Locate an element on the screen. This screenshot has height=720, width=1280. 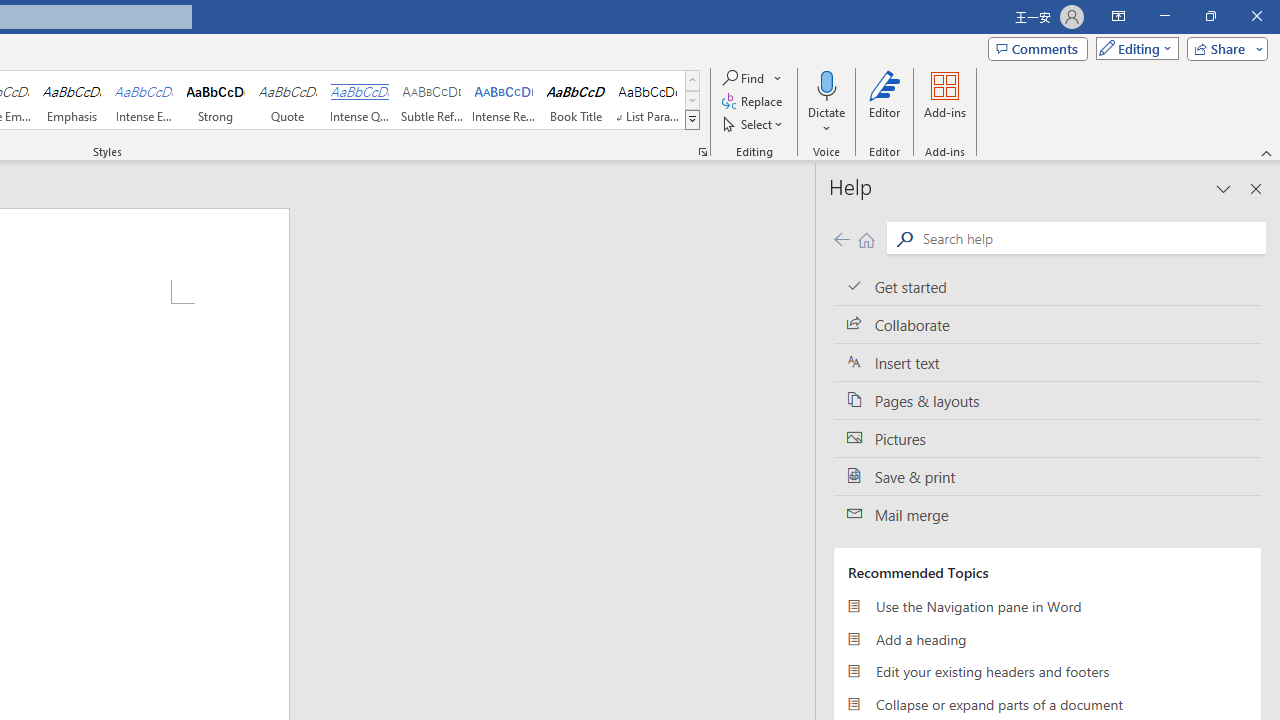
'Emphasis' is located at coordinates (71, 100).